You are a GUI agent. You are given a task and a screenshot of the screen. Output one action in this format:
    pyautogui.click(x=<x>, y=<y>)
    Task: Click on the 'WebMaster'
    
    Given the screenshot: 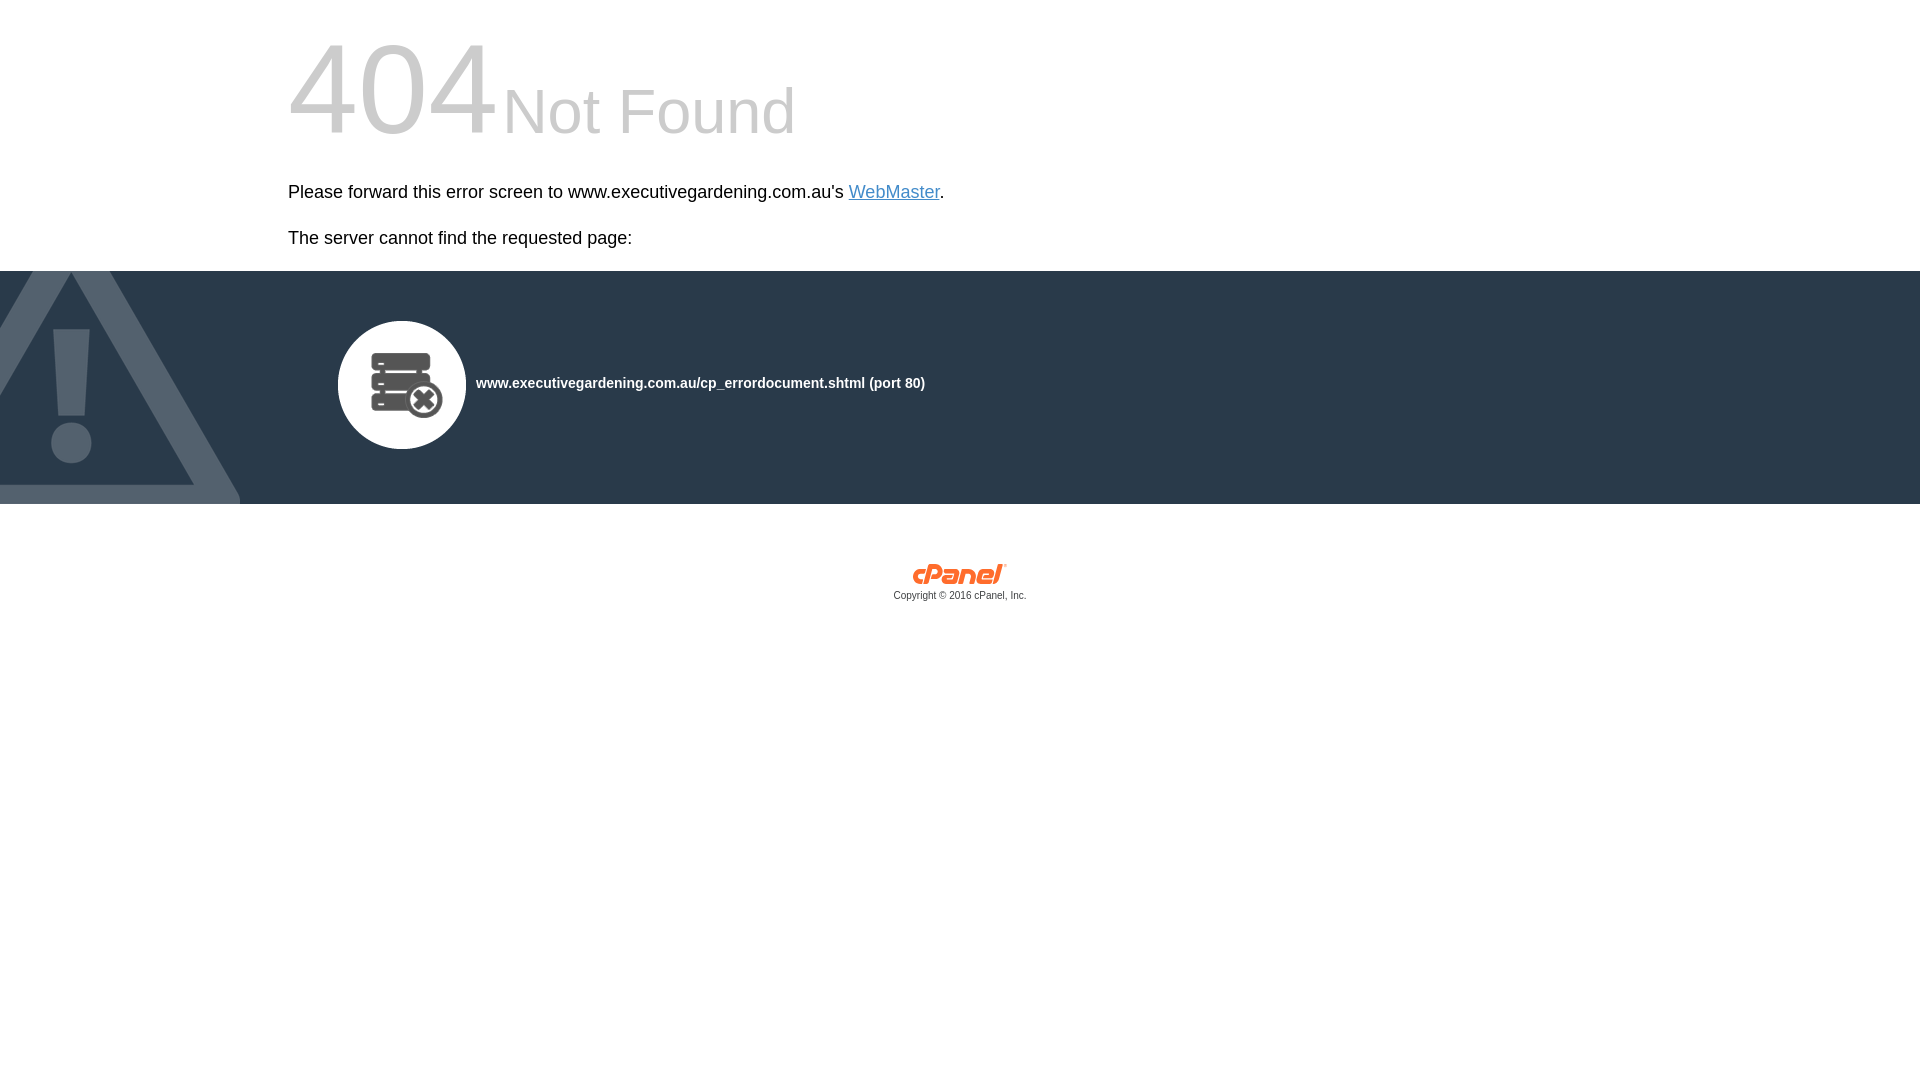 What is the action you would take?
    pyautogui.click(x=893, y=192)
    